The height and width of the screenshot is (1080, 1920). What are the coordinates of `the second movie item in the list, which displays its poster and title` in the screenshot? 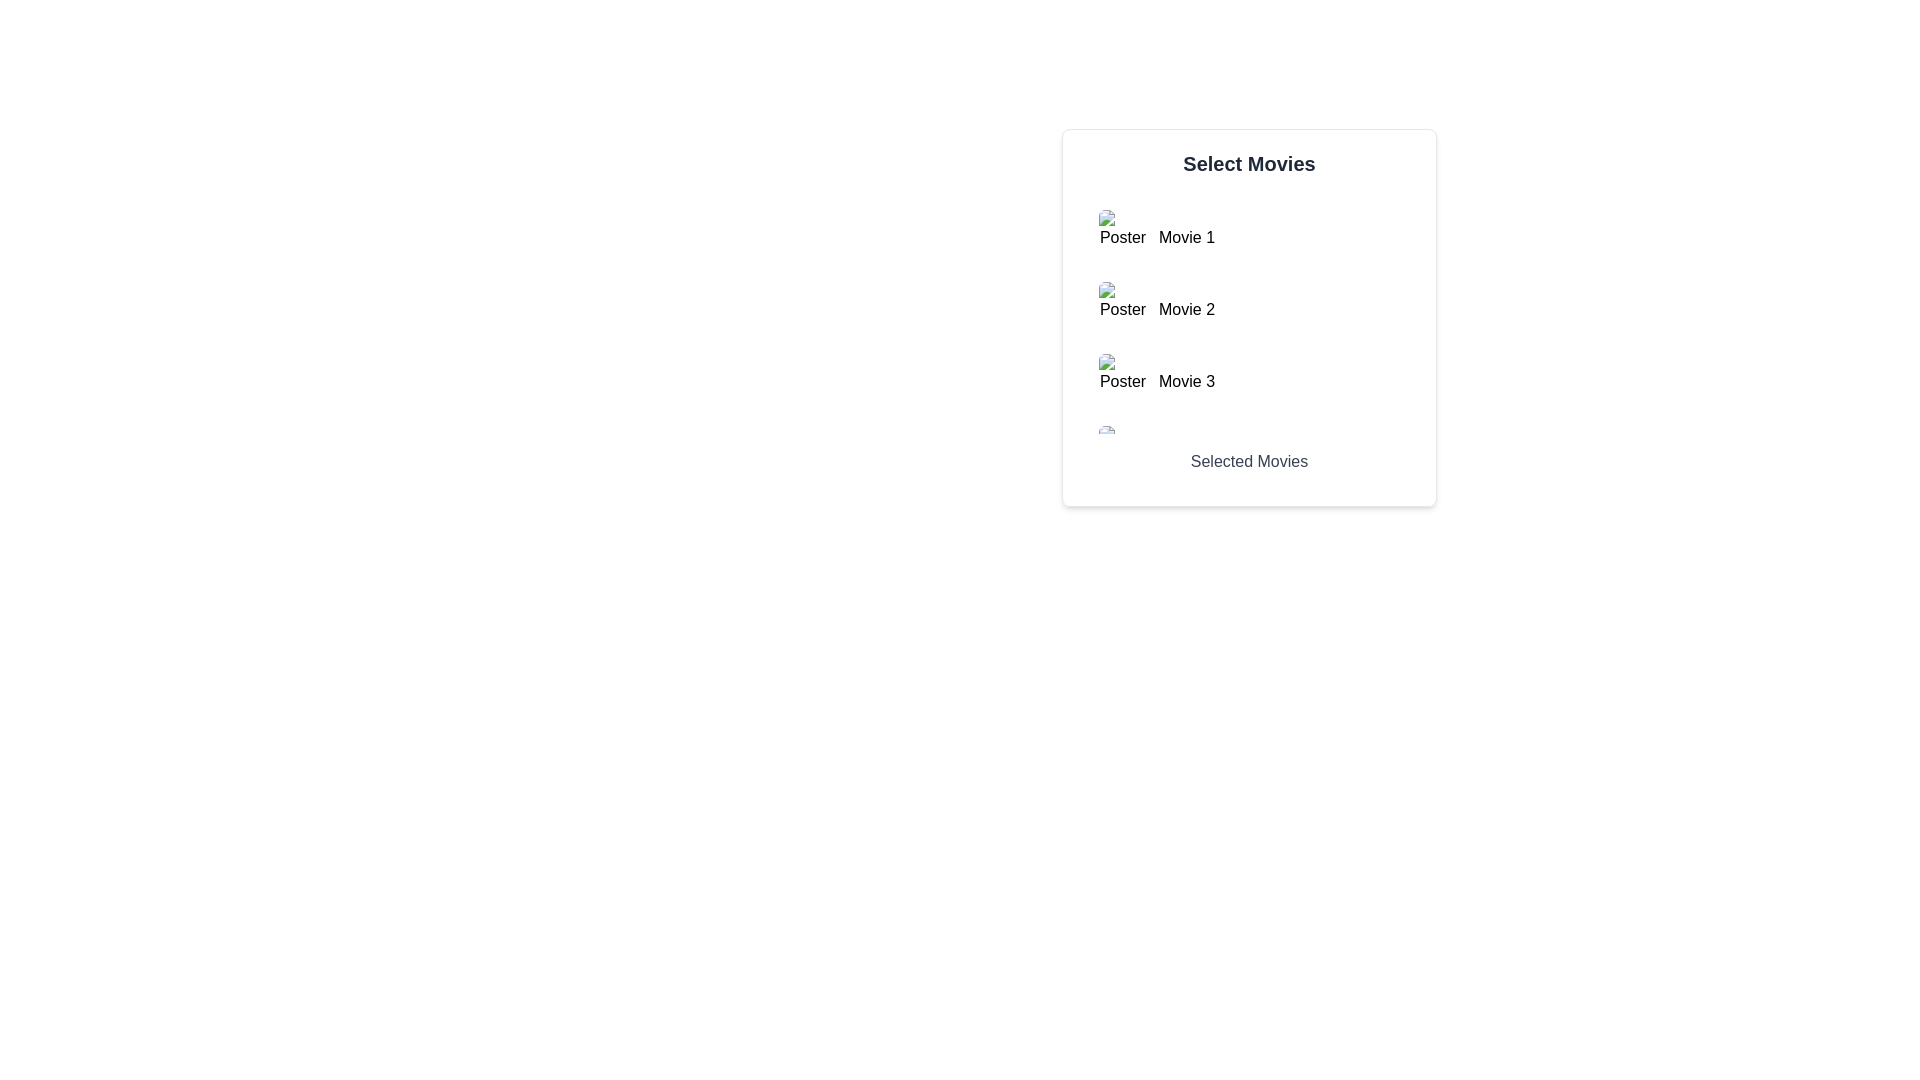 It's located at (1248, 309).